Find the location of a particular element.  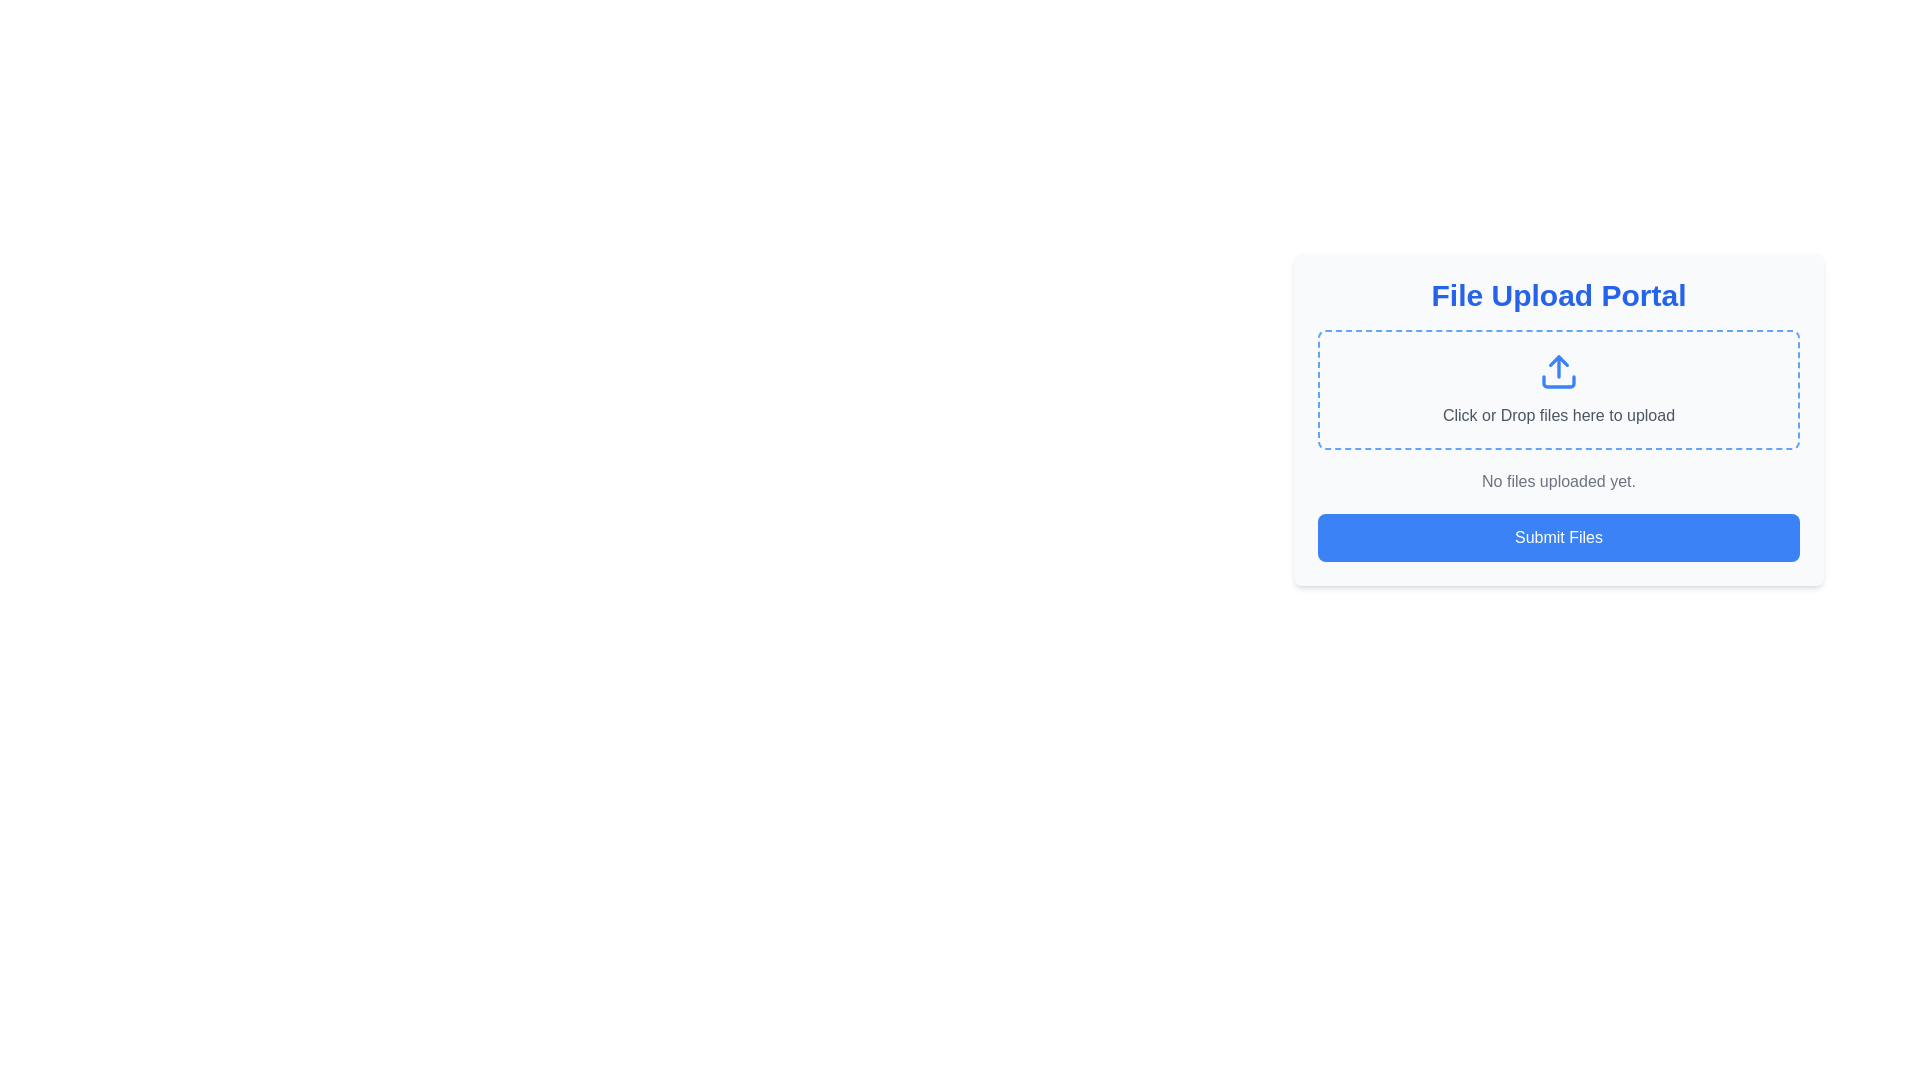

the text label that reads 'Click or Drop files here to upload' in light gray color, positioned under the upload icon within a dashed blue border is located at coordinates (1558, 415).